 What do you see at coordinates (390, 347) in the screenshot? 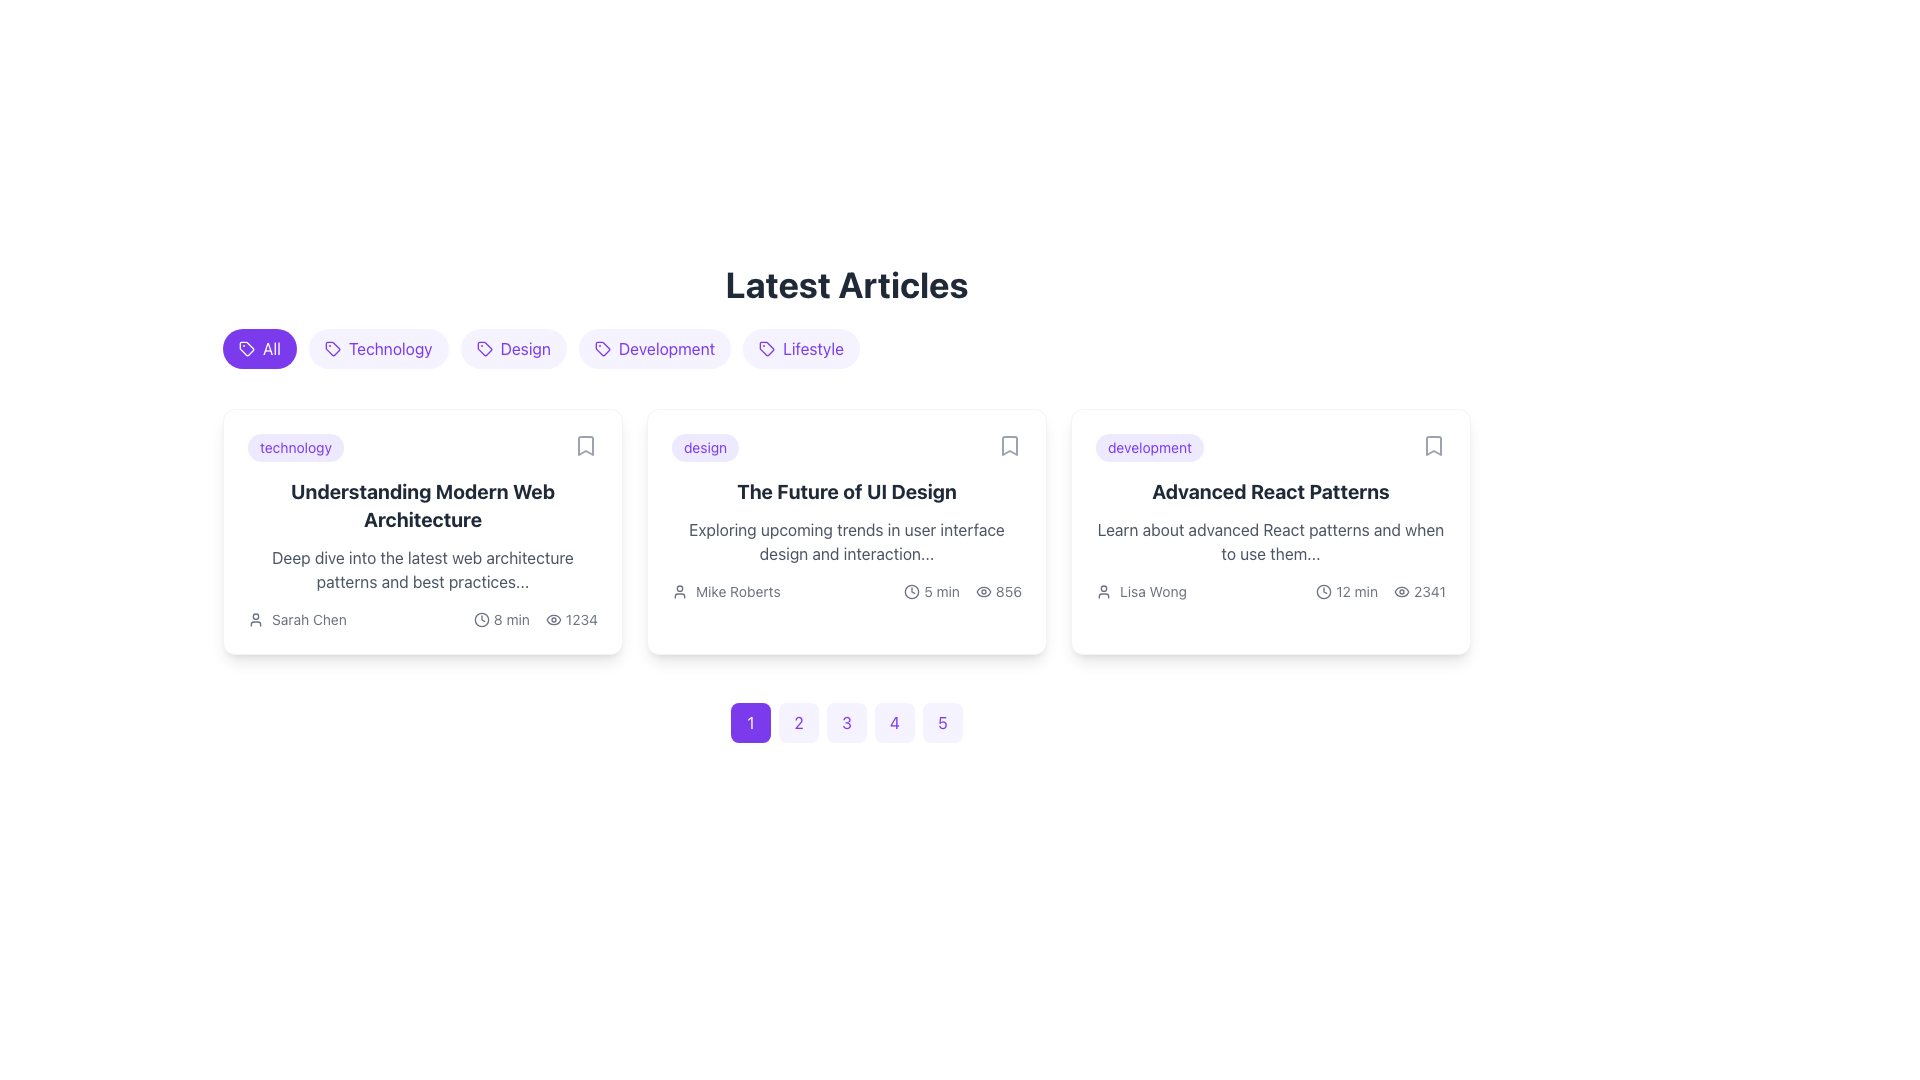
I see `the 'Technology' filter toggle button` at bounding box center [390, 347].